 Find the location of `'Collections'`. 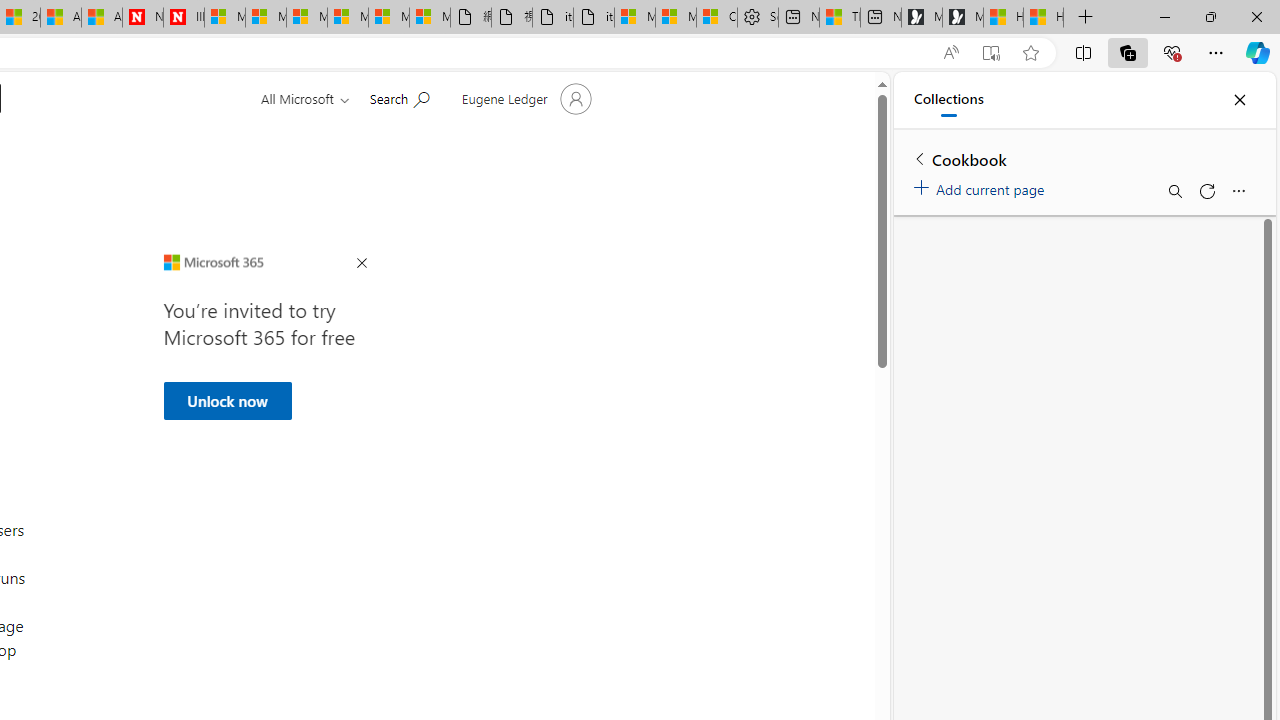

'Collections' is located at coordinates (948, 100).